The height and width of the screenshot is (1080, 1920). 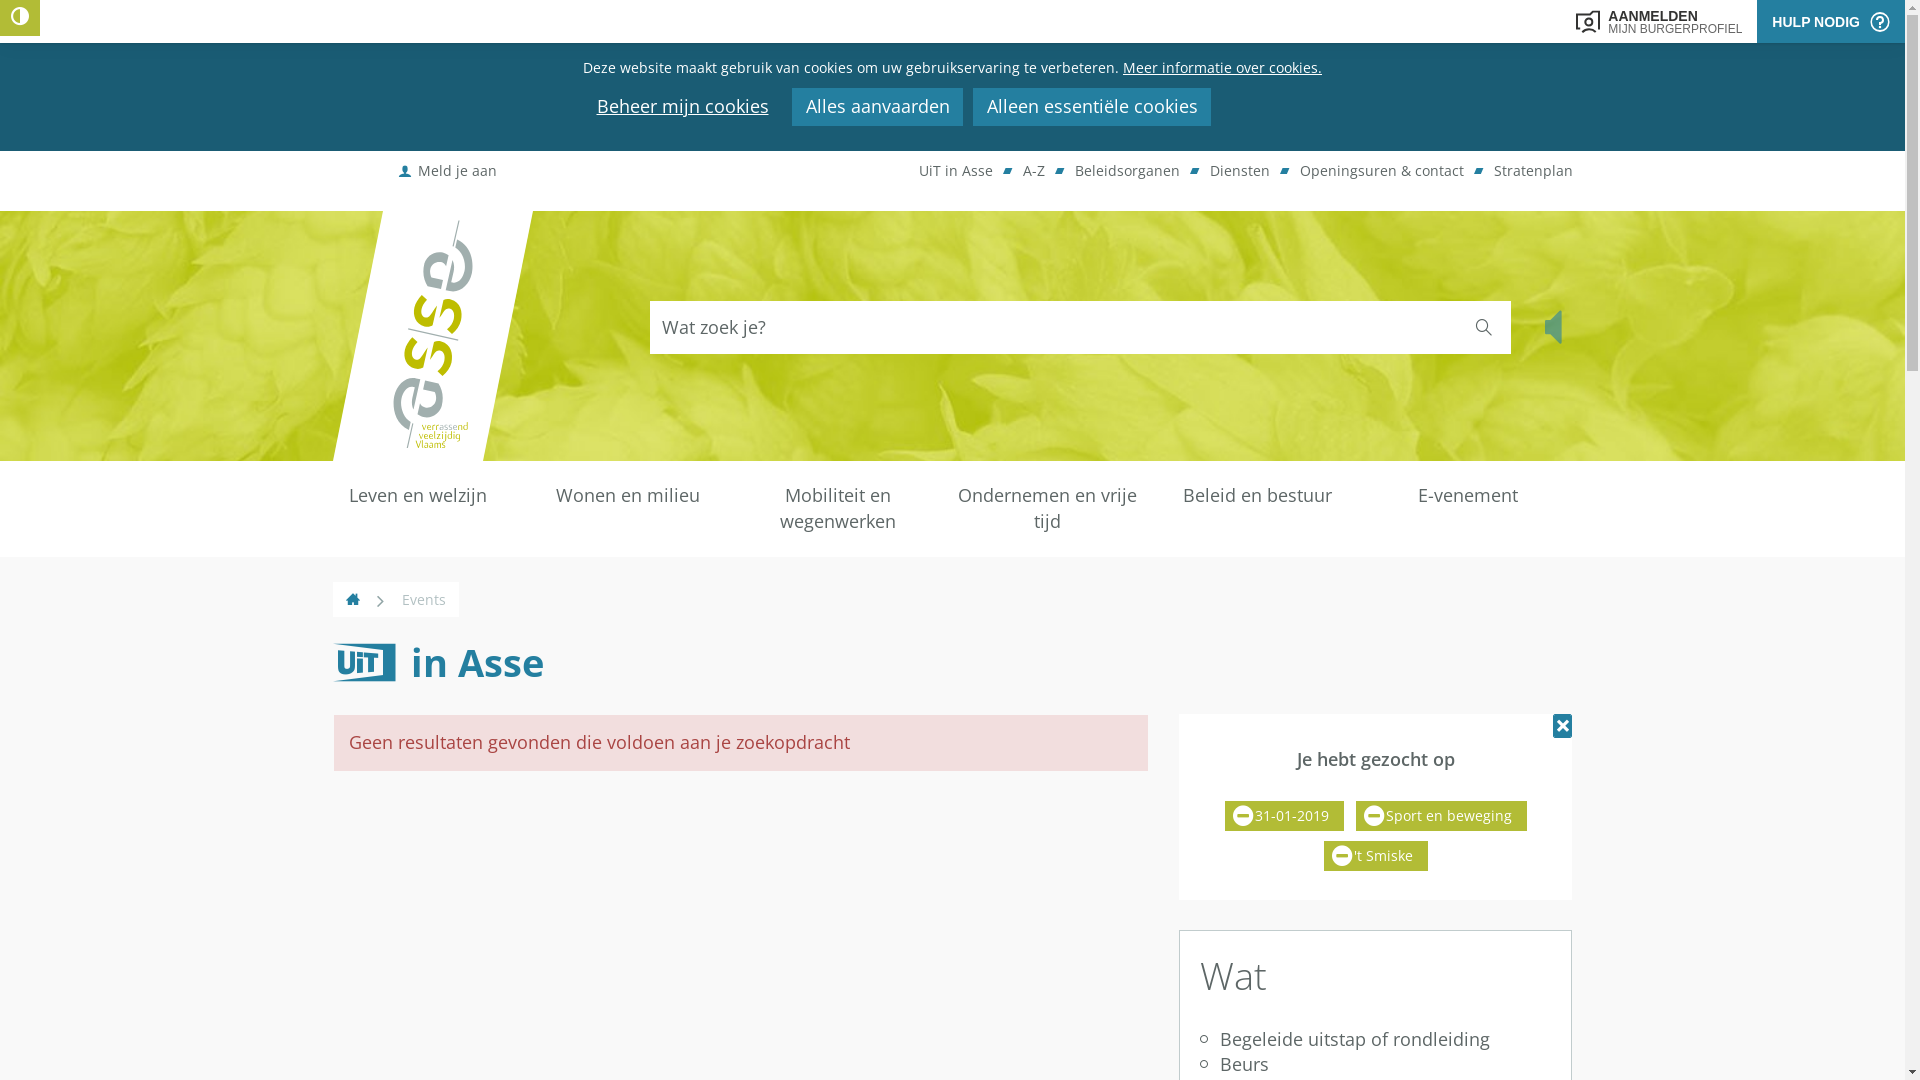 What do you see at coordinates (1554, 326) in the screenshot?
I see `'Laat de tekst voorlezen met ReadSpeaker'` at bounding box center [1554, 326].